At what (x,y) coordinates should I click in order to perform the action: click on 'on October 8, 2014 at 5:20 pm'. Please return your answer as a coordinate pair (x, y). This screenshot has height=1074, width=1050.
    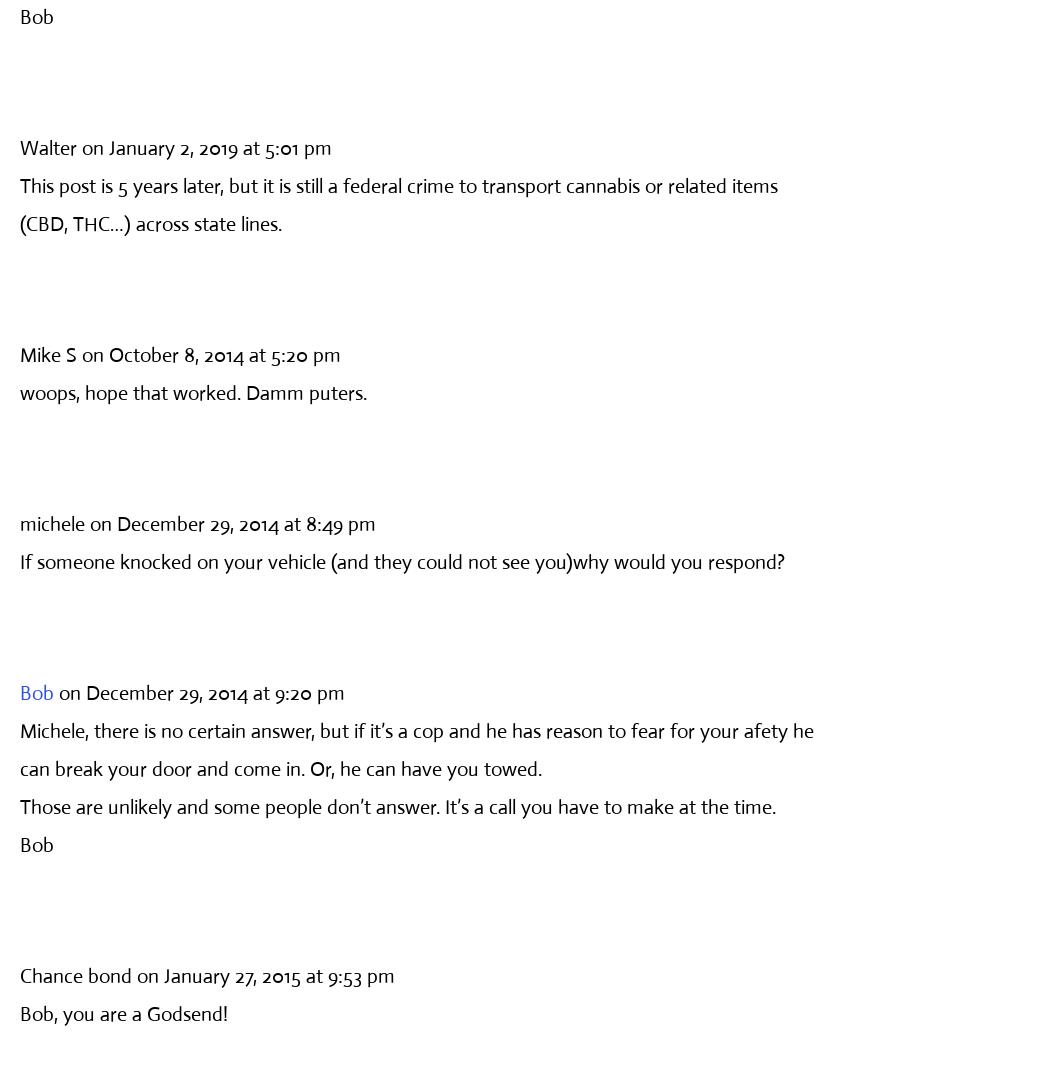
    Looking at the image, I should click on (82, 353).